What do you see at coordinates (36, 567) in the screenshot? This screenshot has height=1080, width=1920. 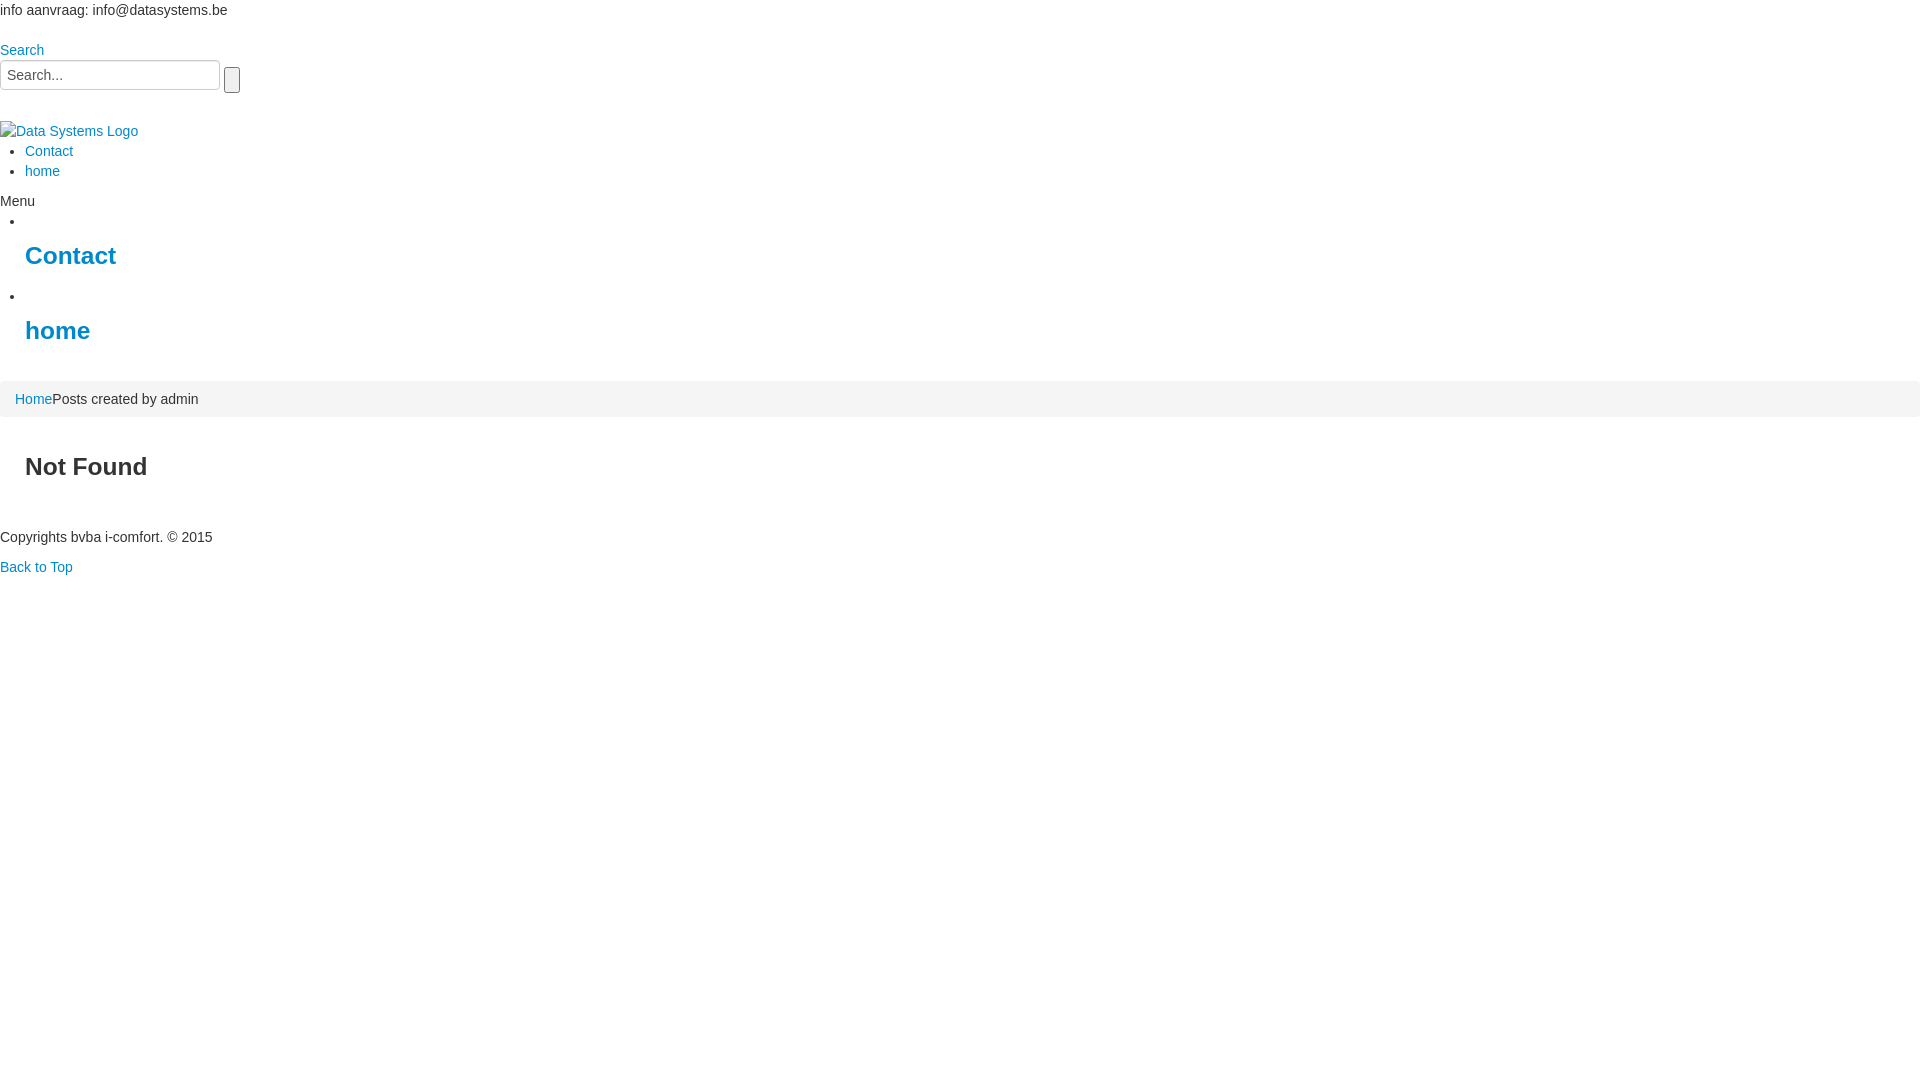 I see `'Back to Top'` at bounding box center [36, 567].